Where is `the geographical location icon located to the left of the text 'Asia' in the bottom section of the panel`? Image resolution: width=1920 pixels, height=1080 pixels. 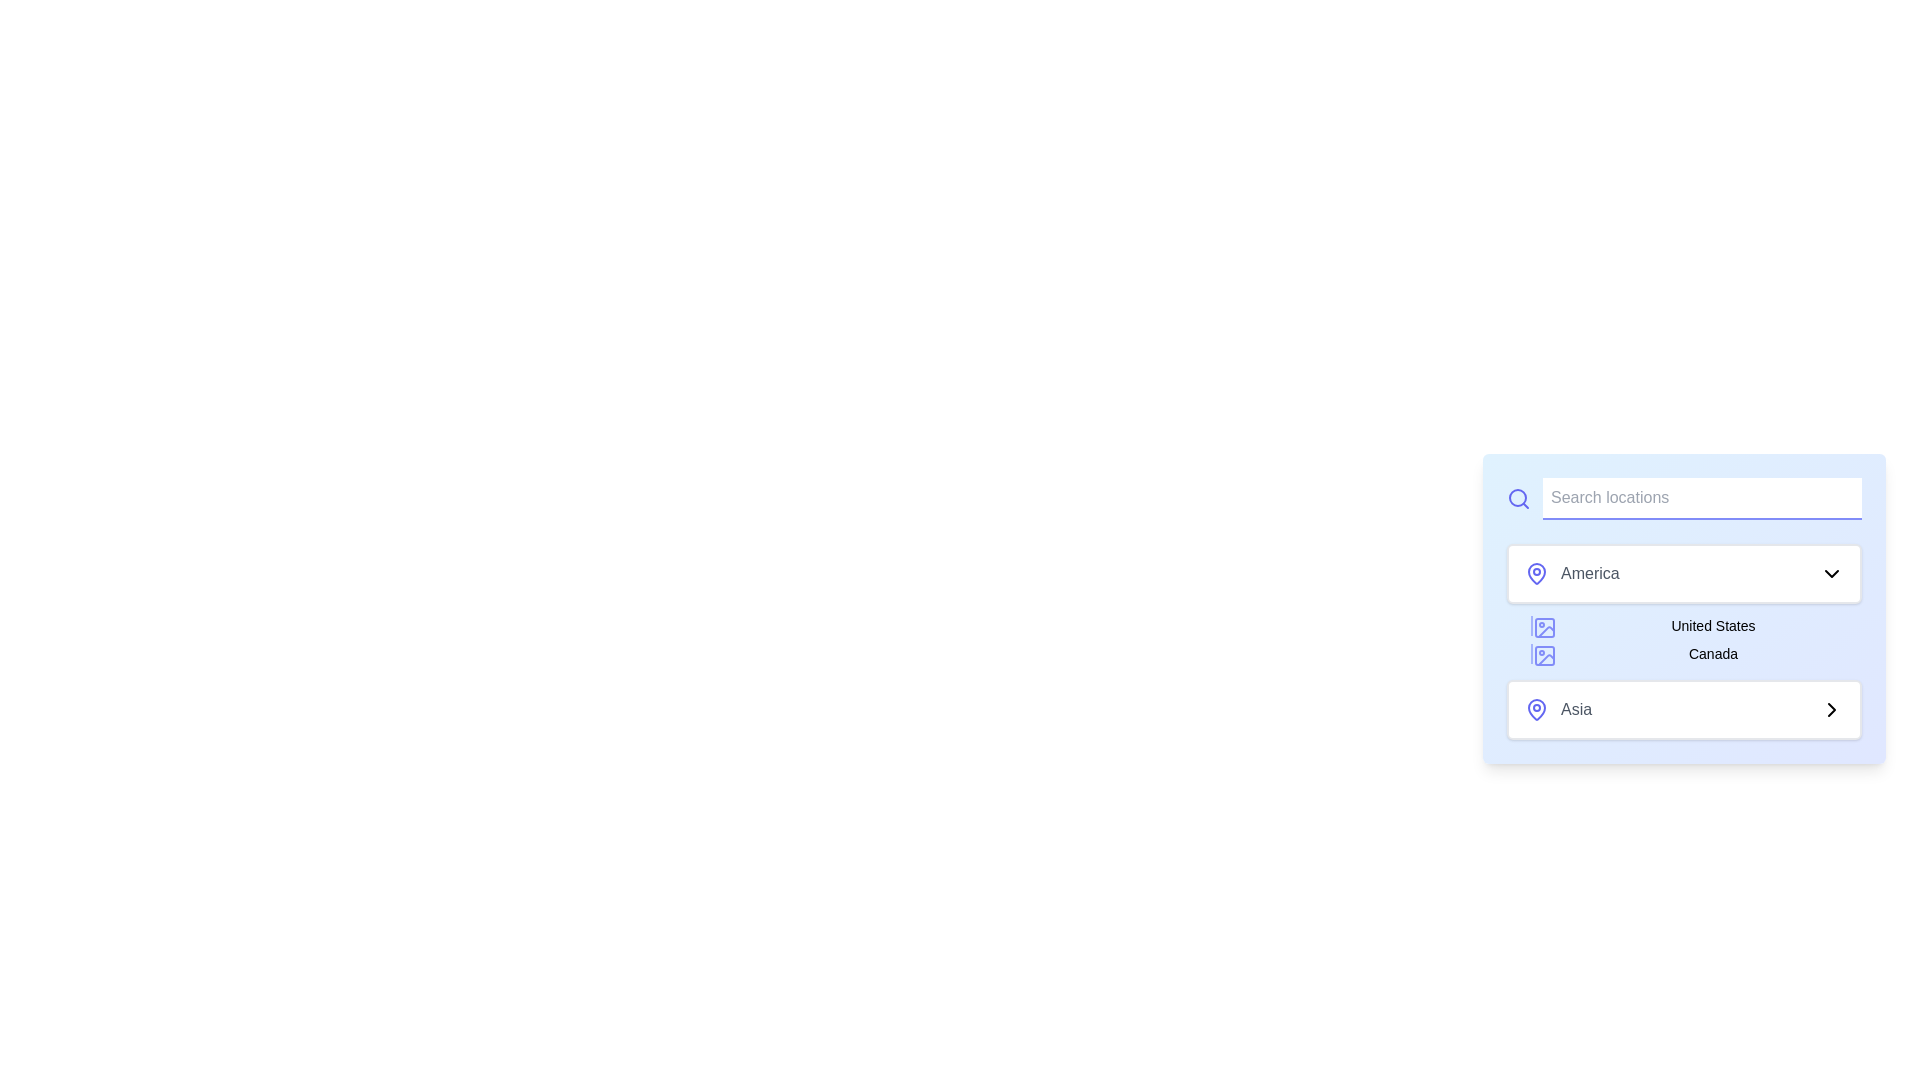
the geographical location icon located to the left of the text 'Asia' in the bottom section of the panel is located at coordinates (1535, 708).